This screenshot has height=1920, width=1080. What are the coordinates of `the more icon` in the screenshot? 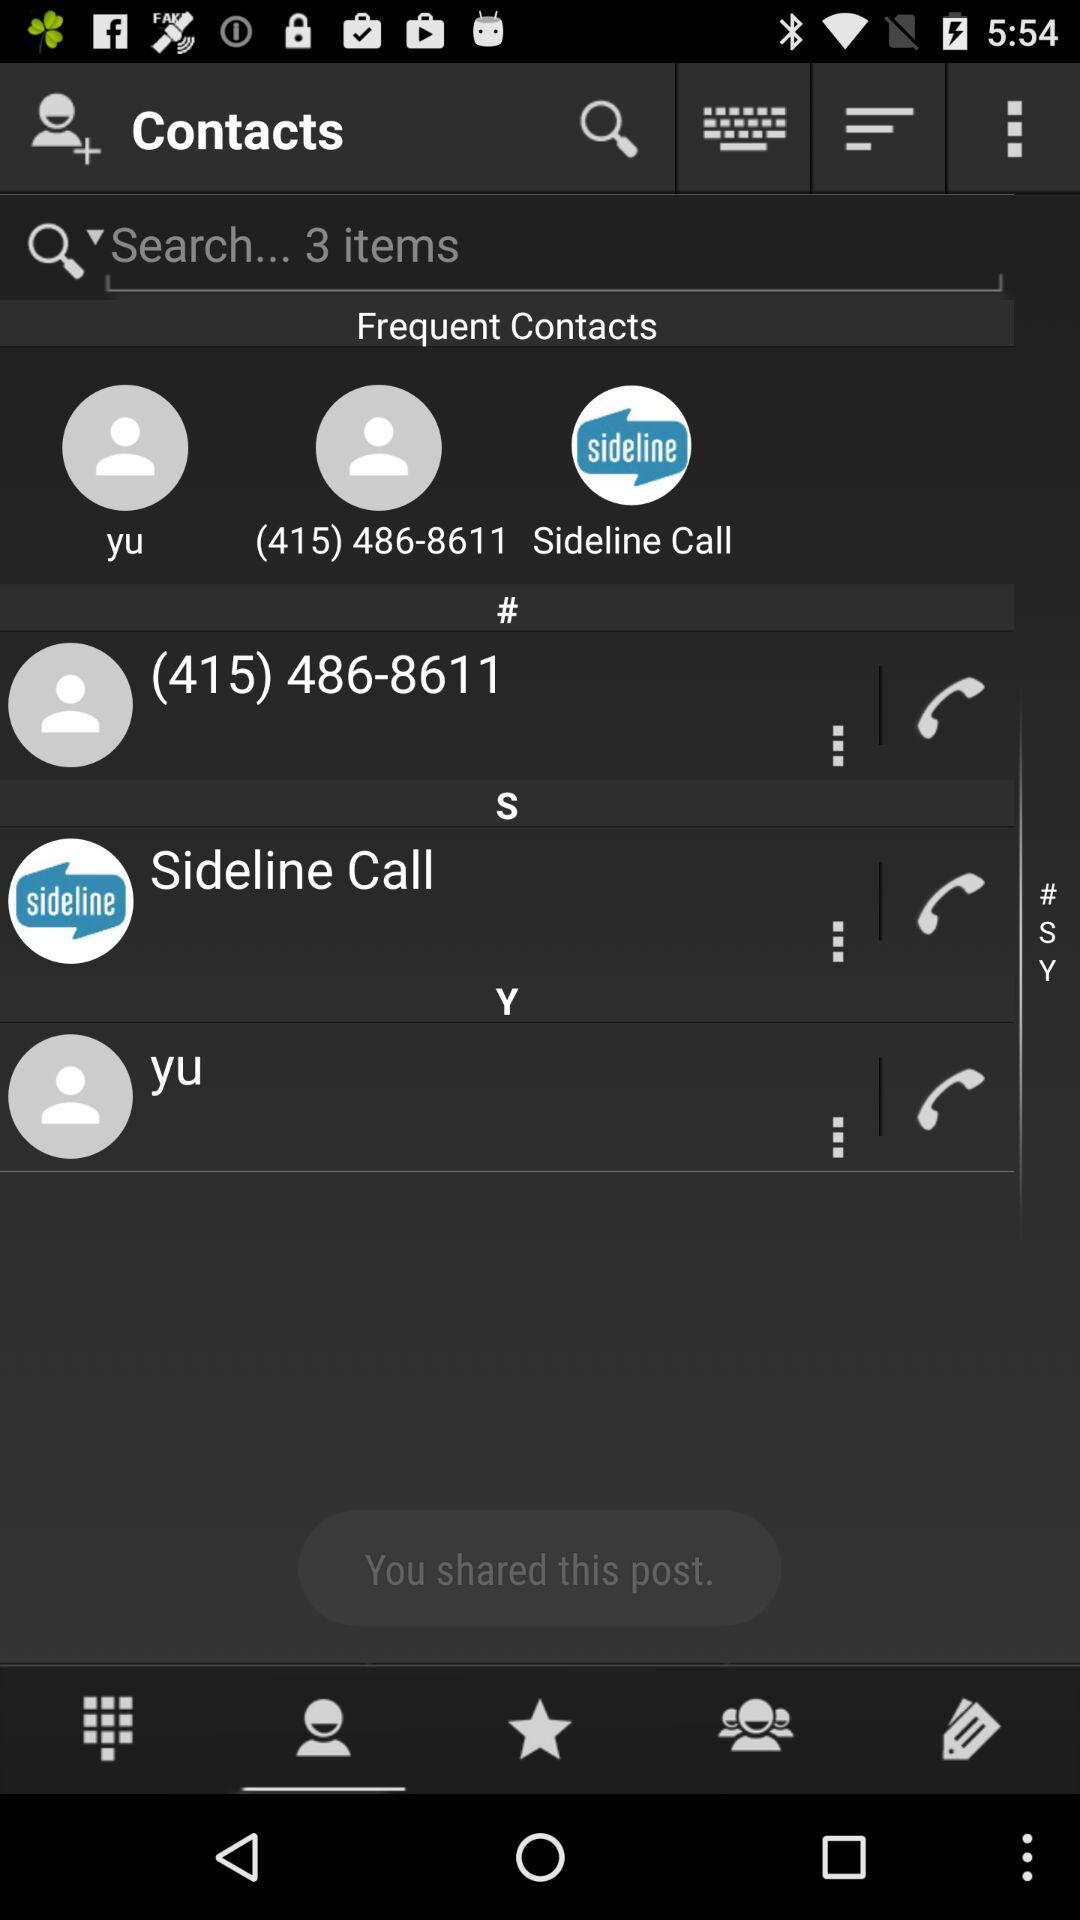 It's located at (1014, 136).